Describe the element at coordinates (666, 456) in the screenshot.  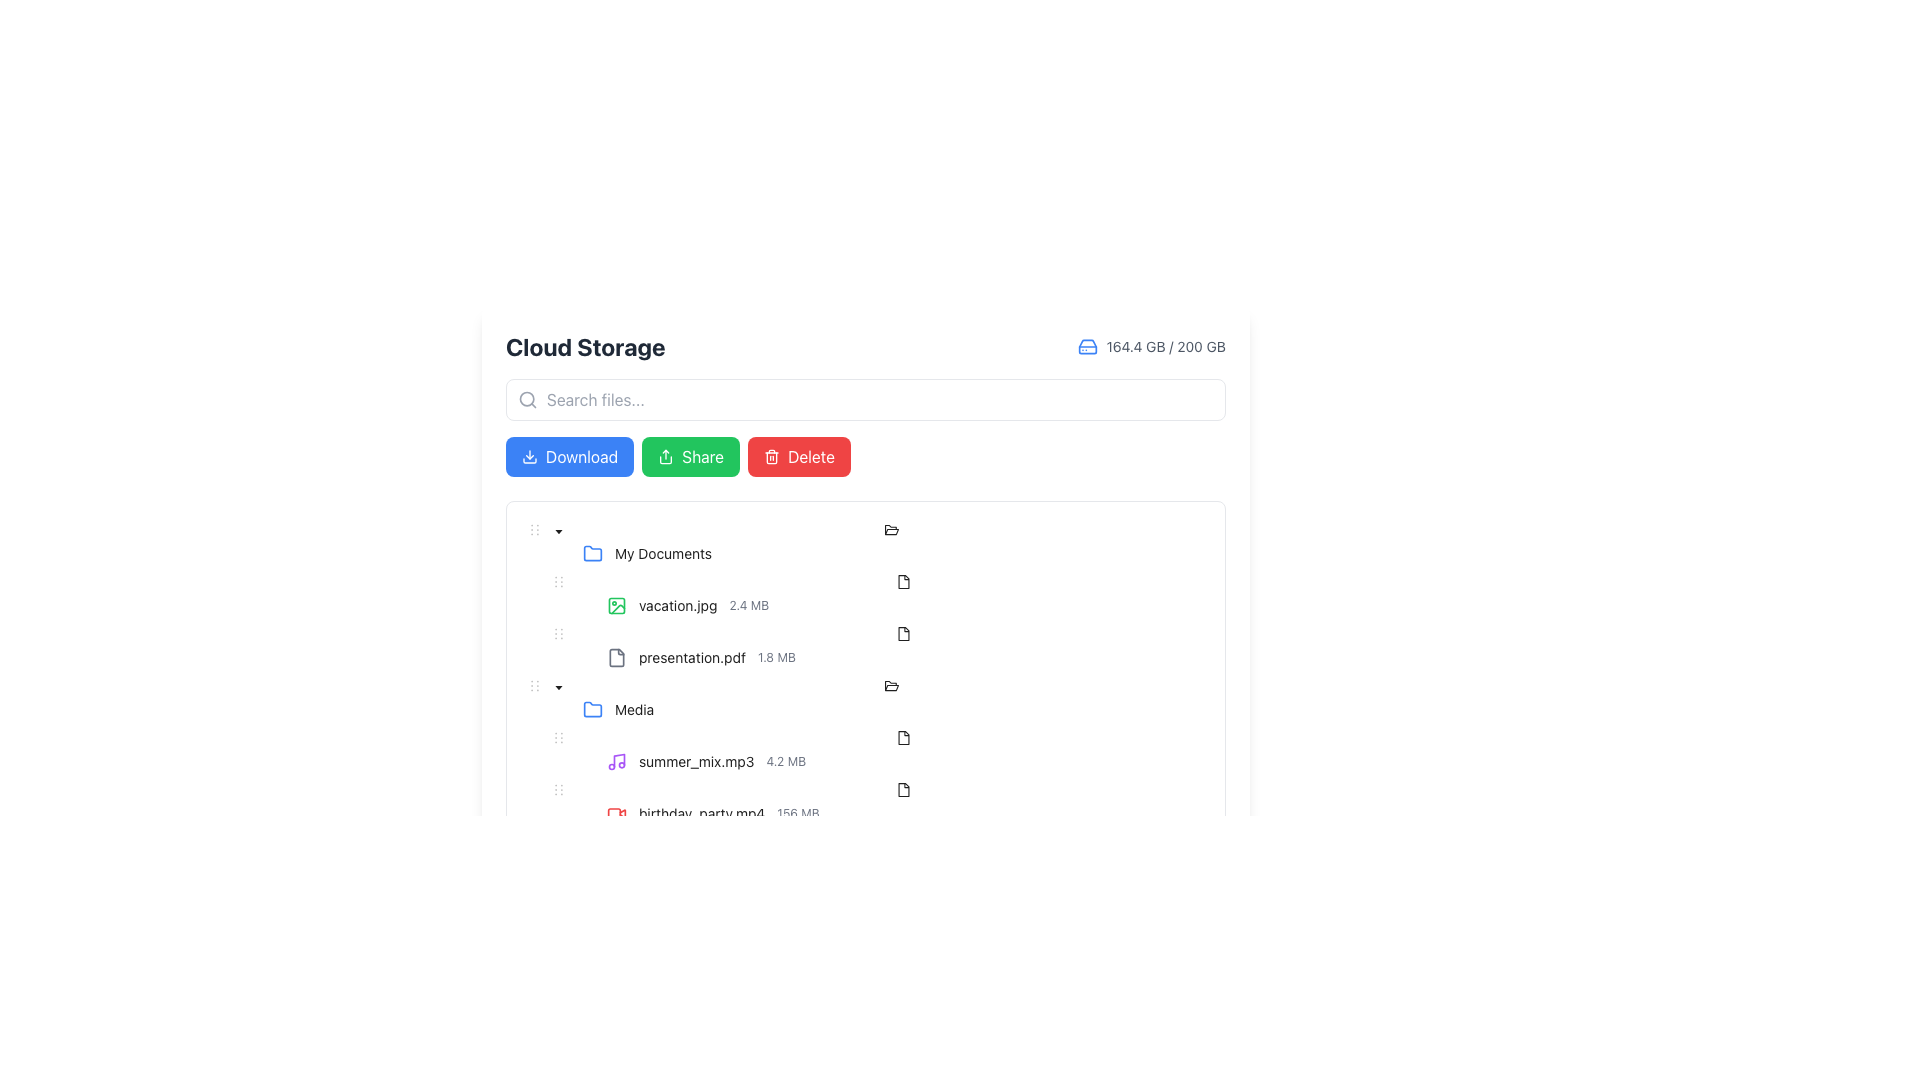
I see `the sharing icon, which is an outlined icon with an arrow pointing upward, located centrally within the green 'Share' button` at that location.